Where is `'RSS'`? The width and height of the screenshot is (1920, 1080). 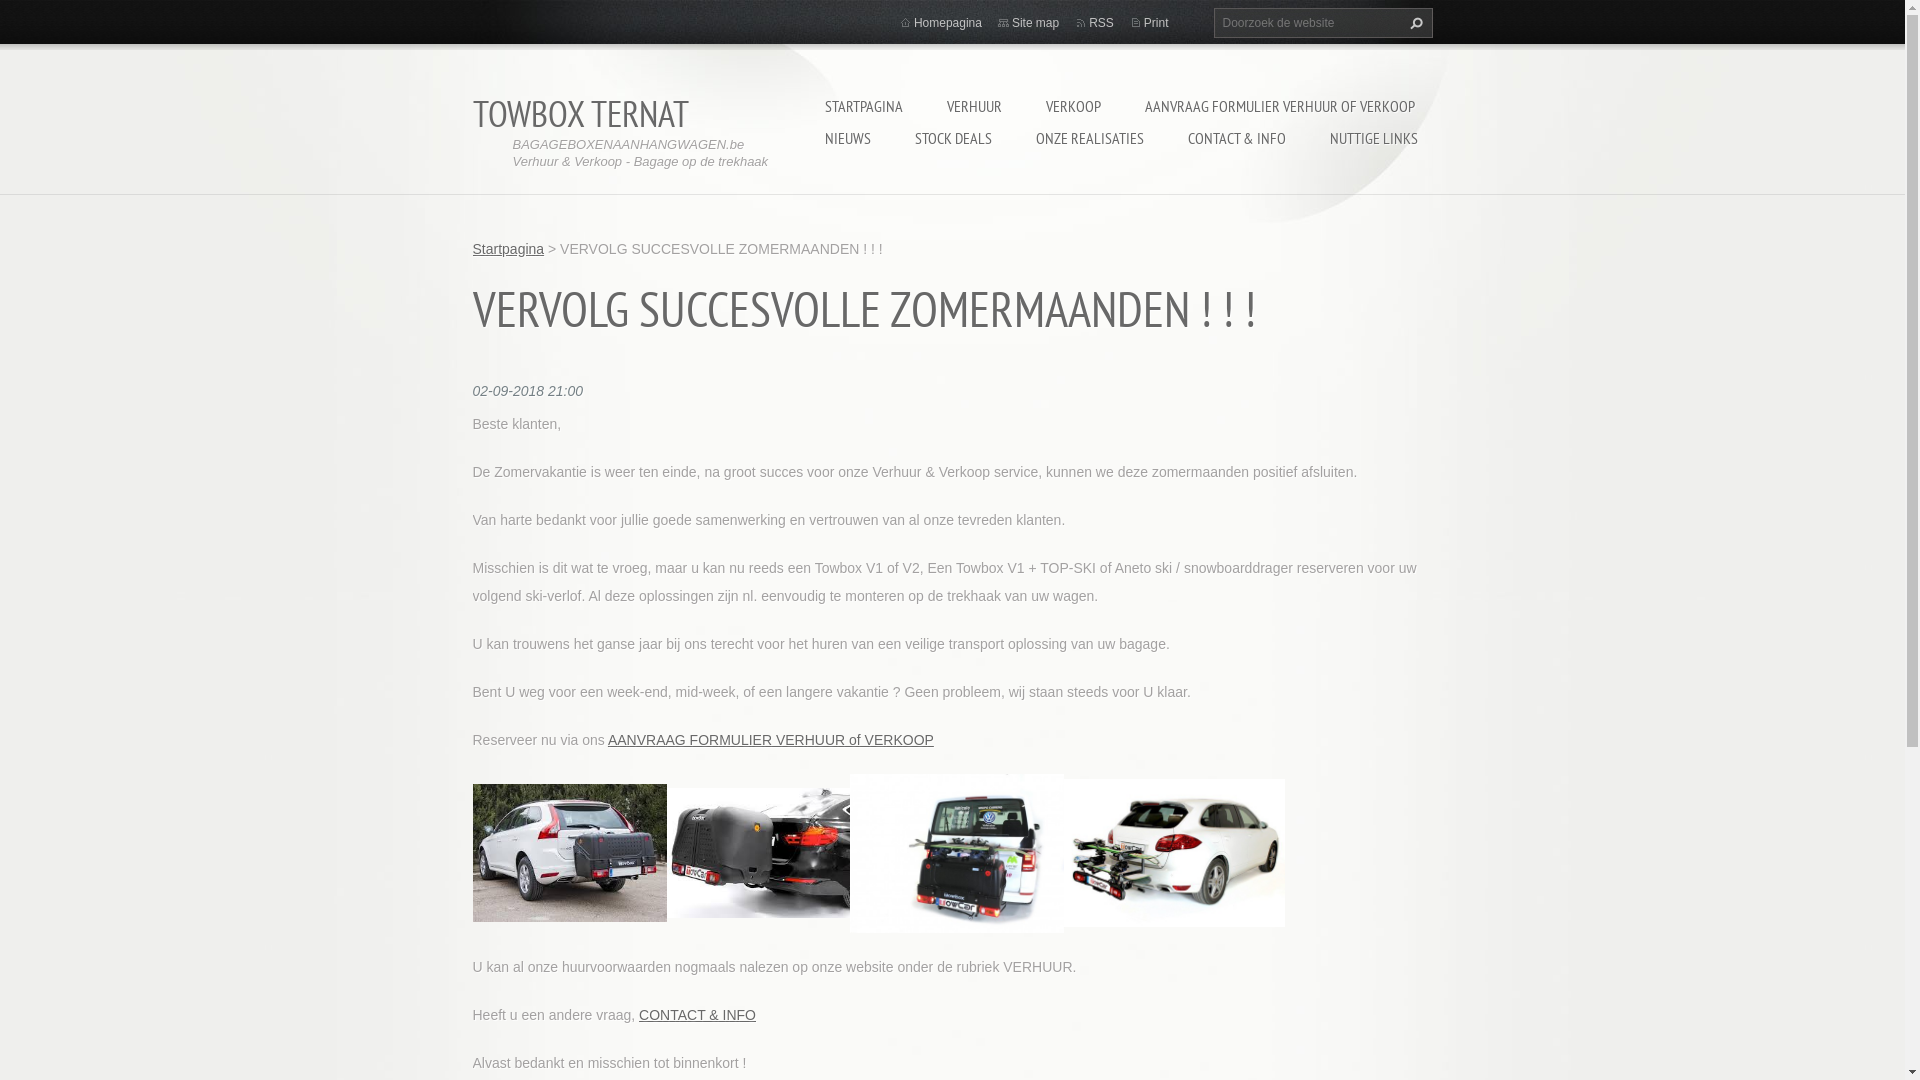
'RSS' is located at coordinates (1100, 23).